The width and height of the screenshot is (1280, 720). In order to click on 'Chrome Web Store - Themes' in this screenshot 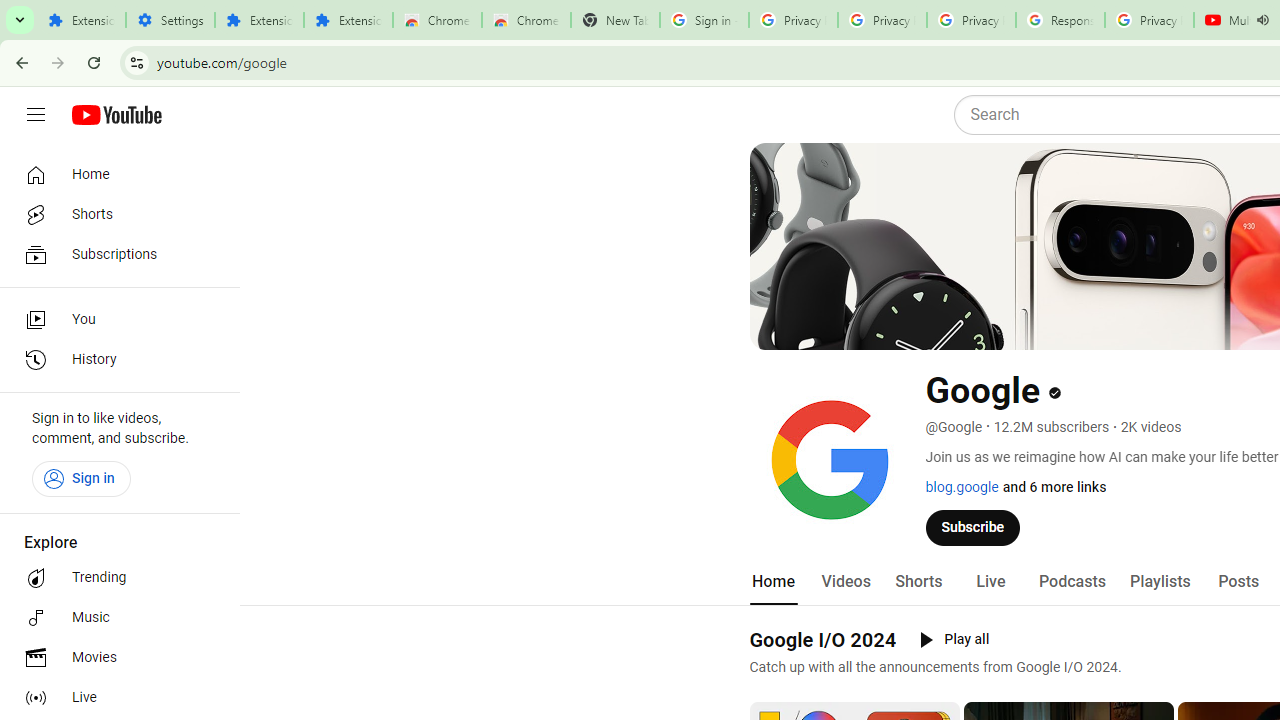, I will do `click(526, 20)`.